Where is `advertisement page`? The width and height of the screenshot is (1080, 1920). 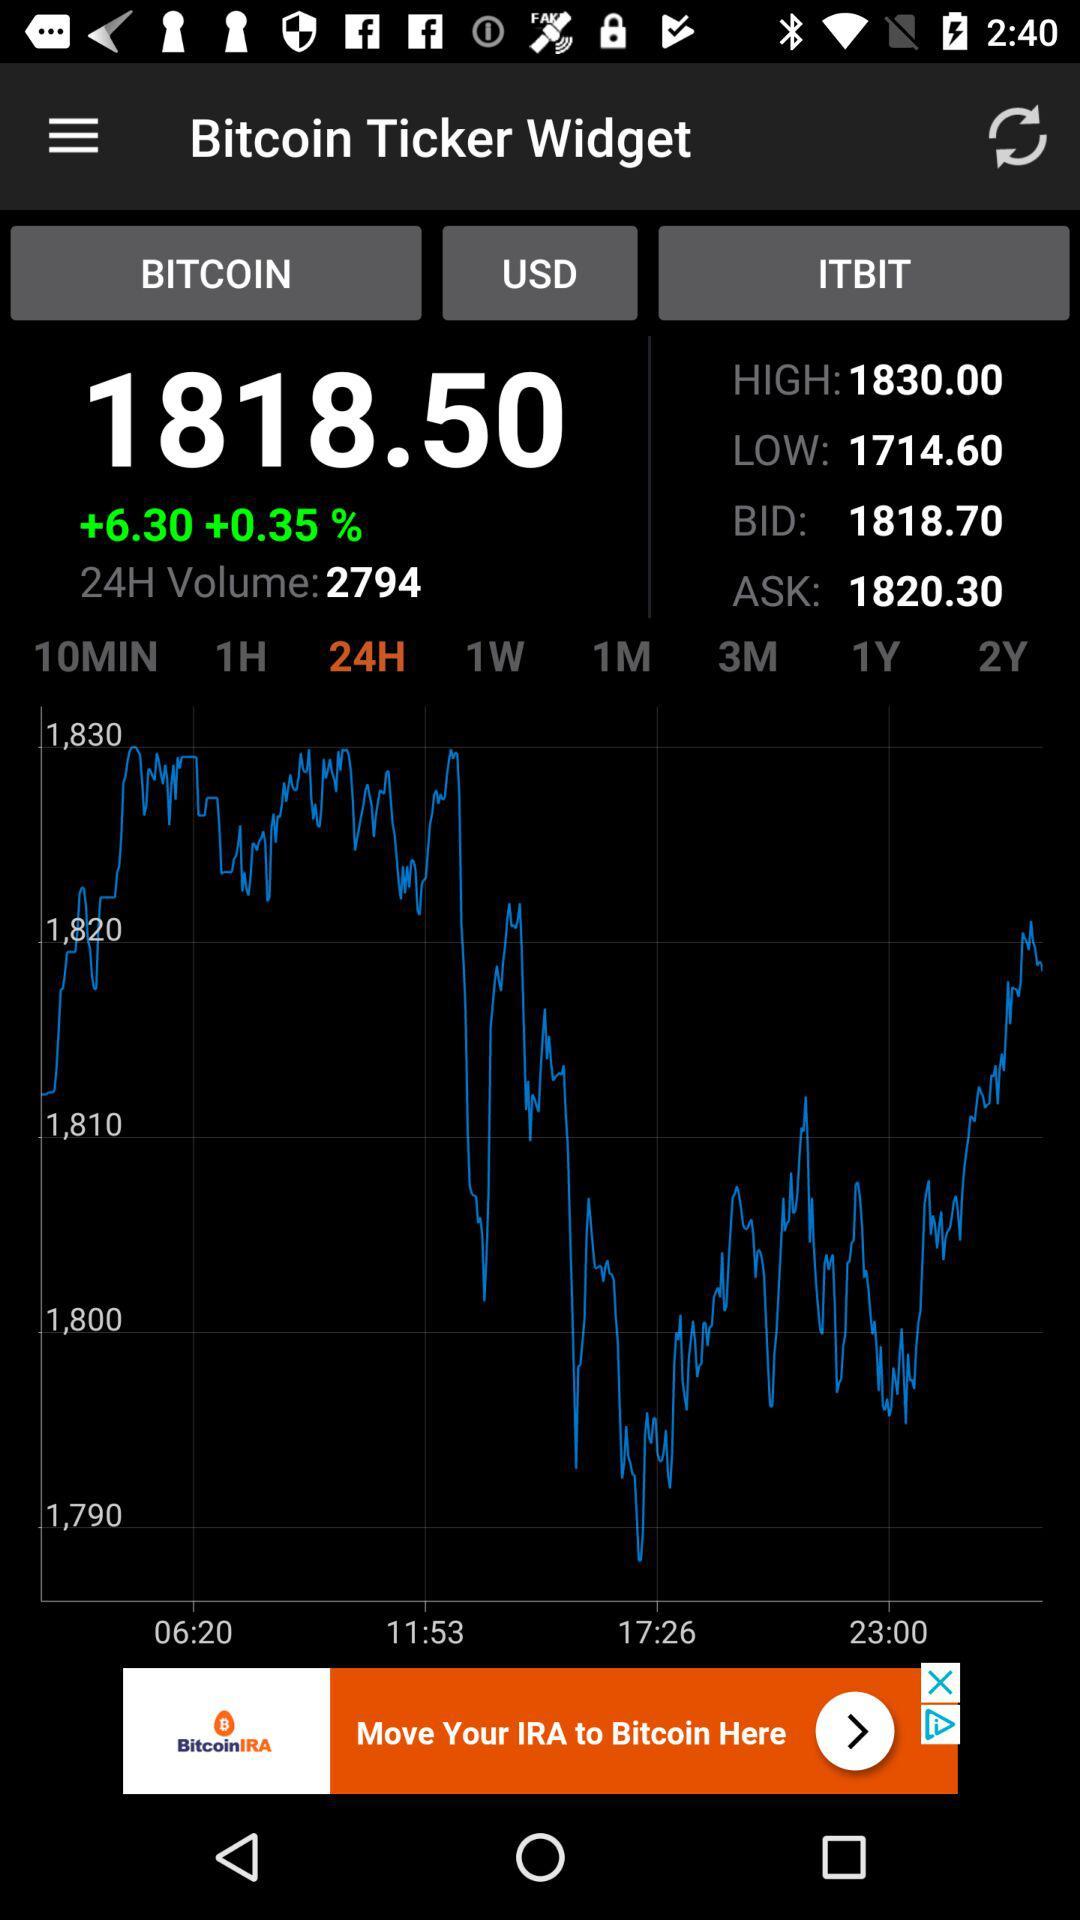 advertisement page is located at coordinates (540, 1727).